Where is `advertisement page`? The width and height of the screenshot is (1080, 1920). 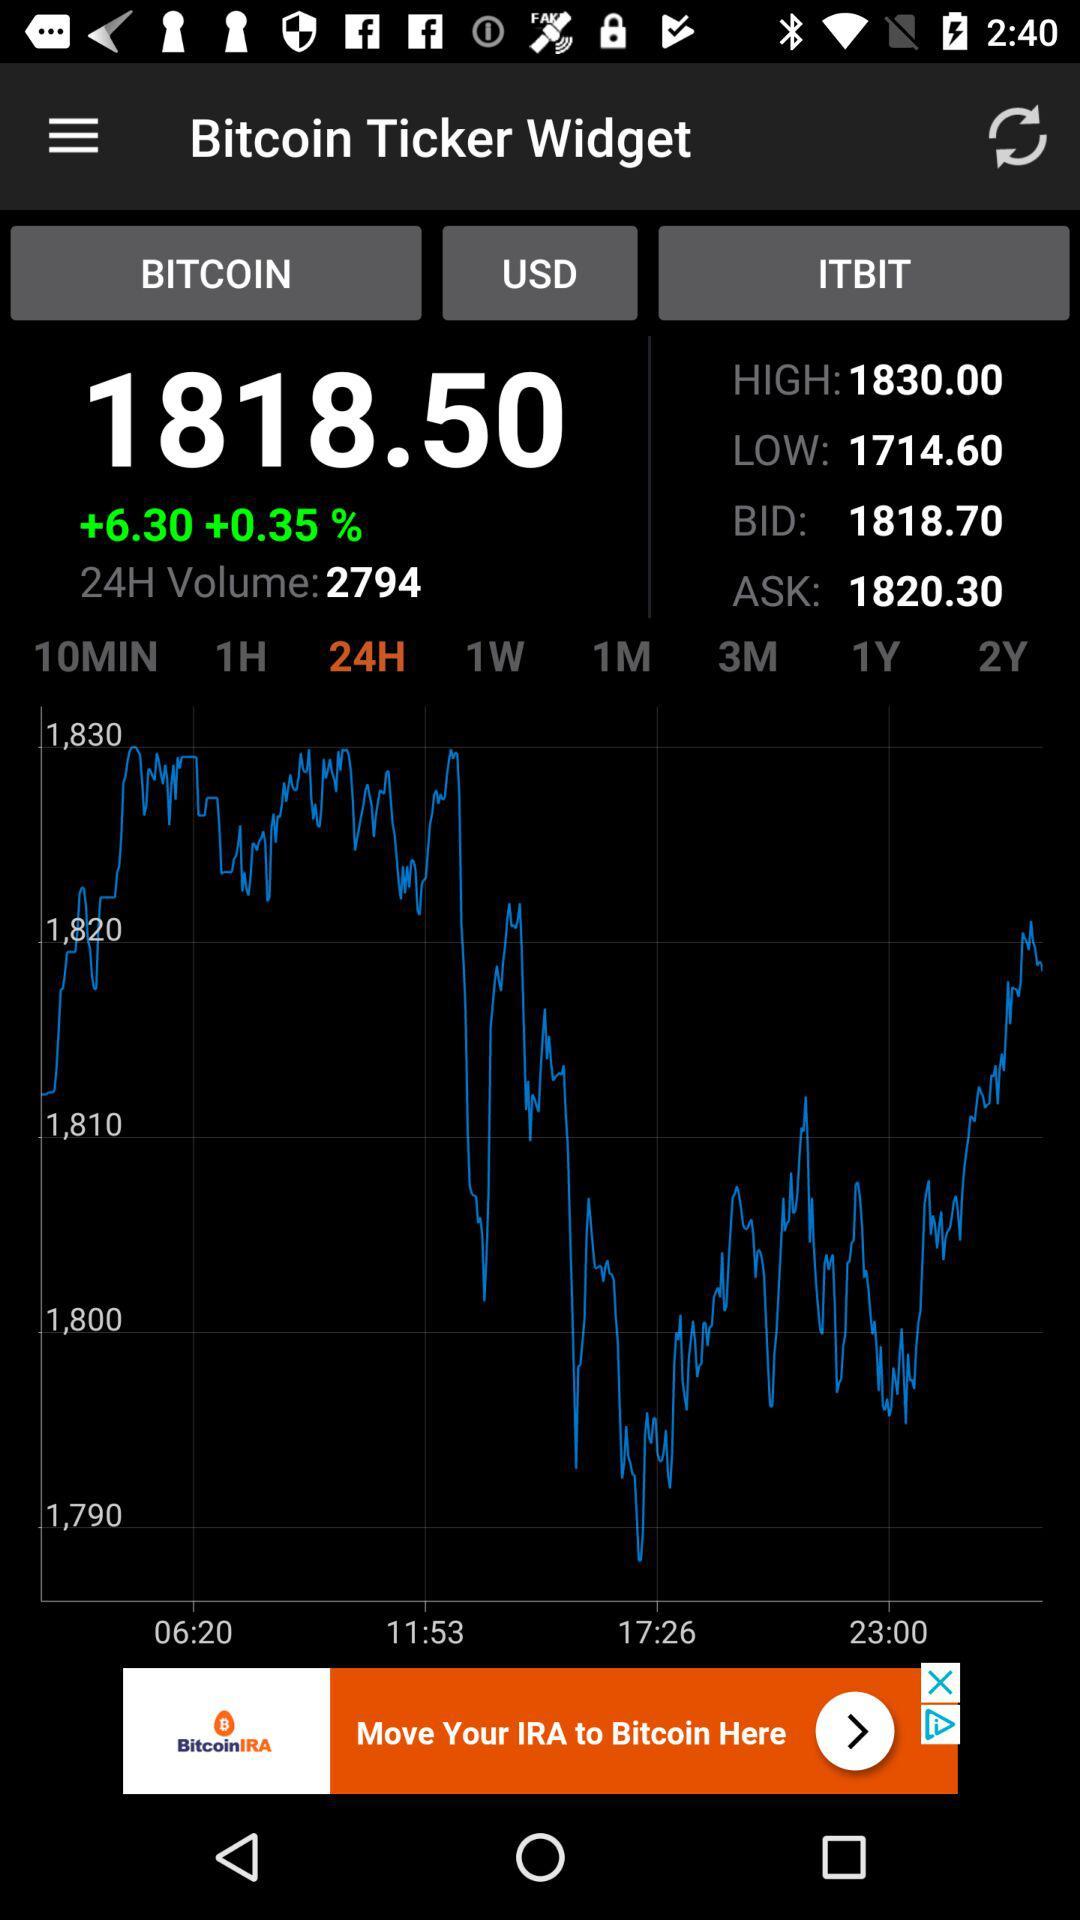 advertisement page is located at coordinates (540, 1727).